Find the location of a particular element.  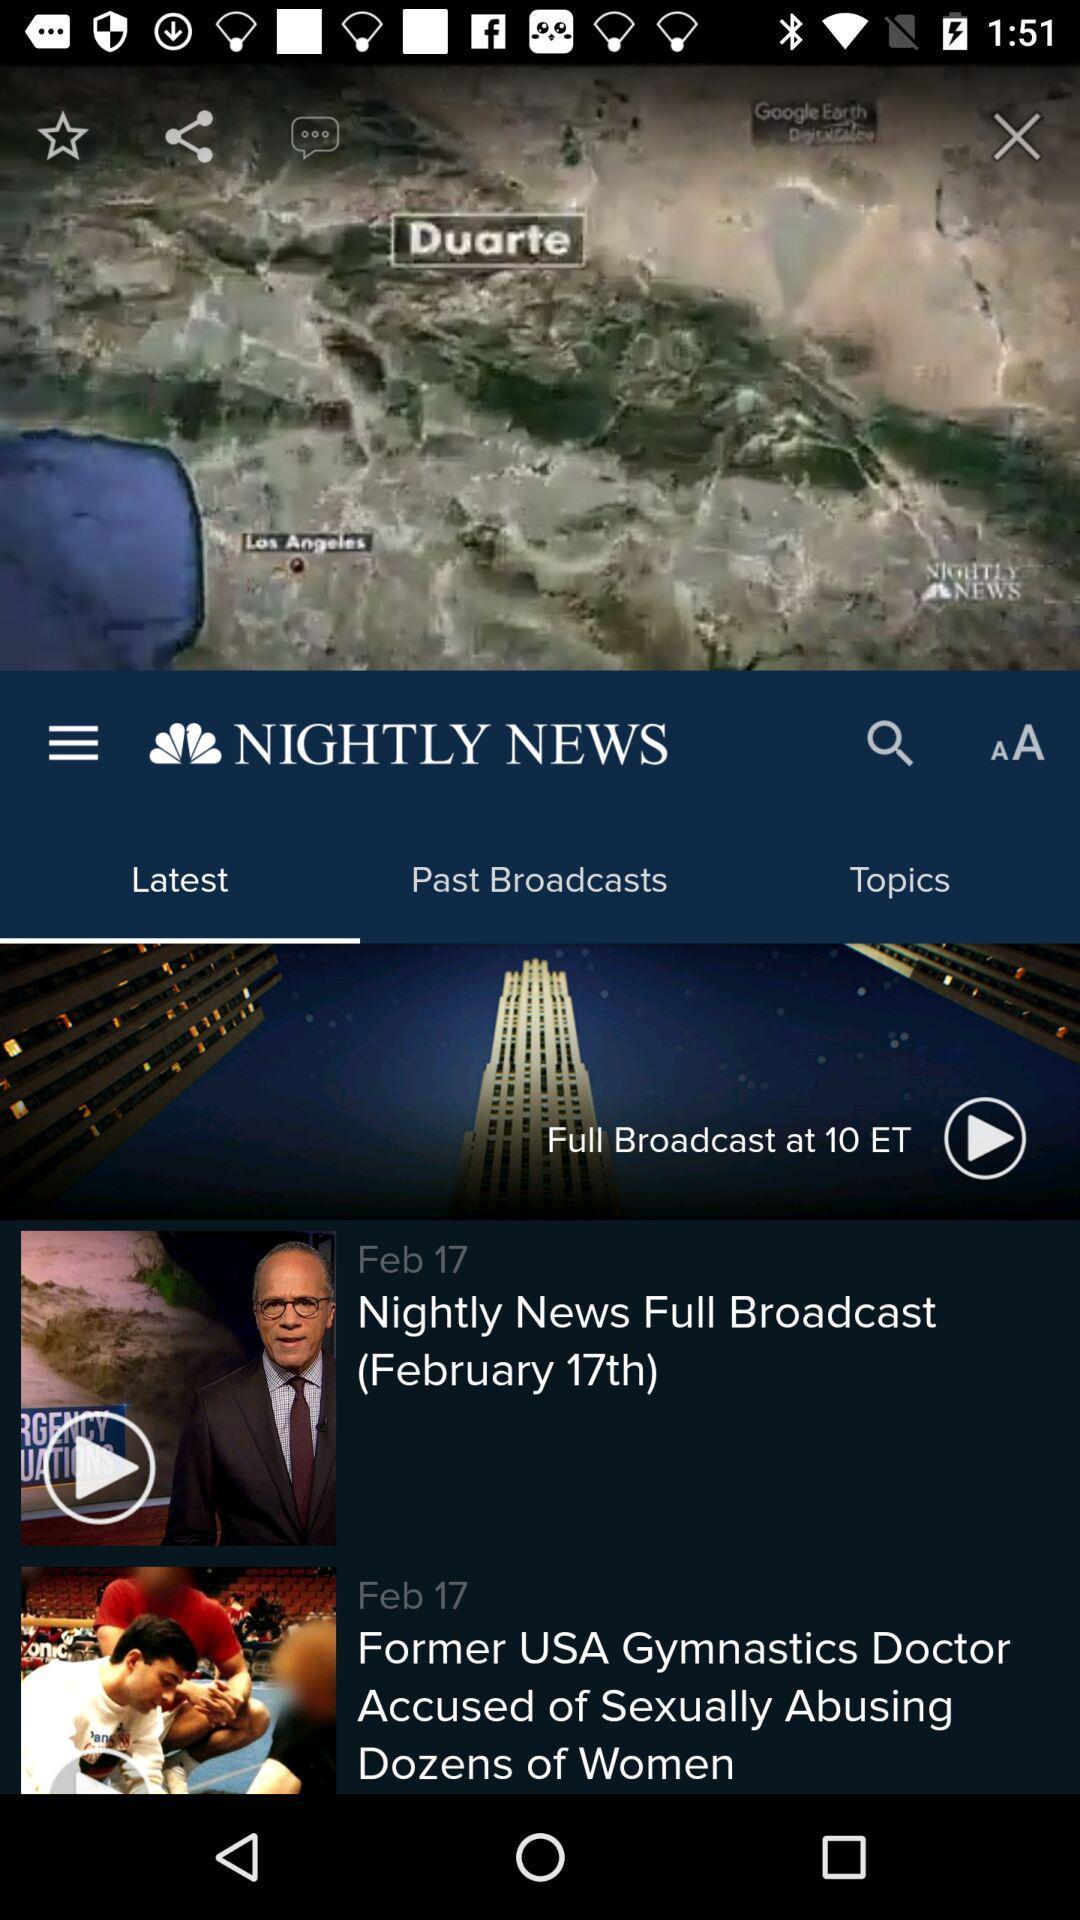

share app is located at coordinates (189, 135).